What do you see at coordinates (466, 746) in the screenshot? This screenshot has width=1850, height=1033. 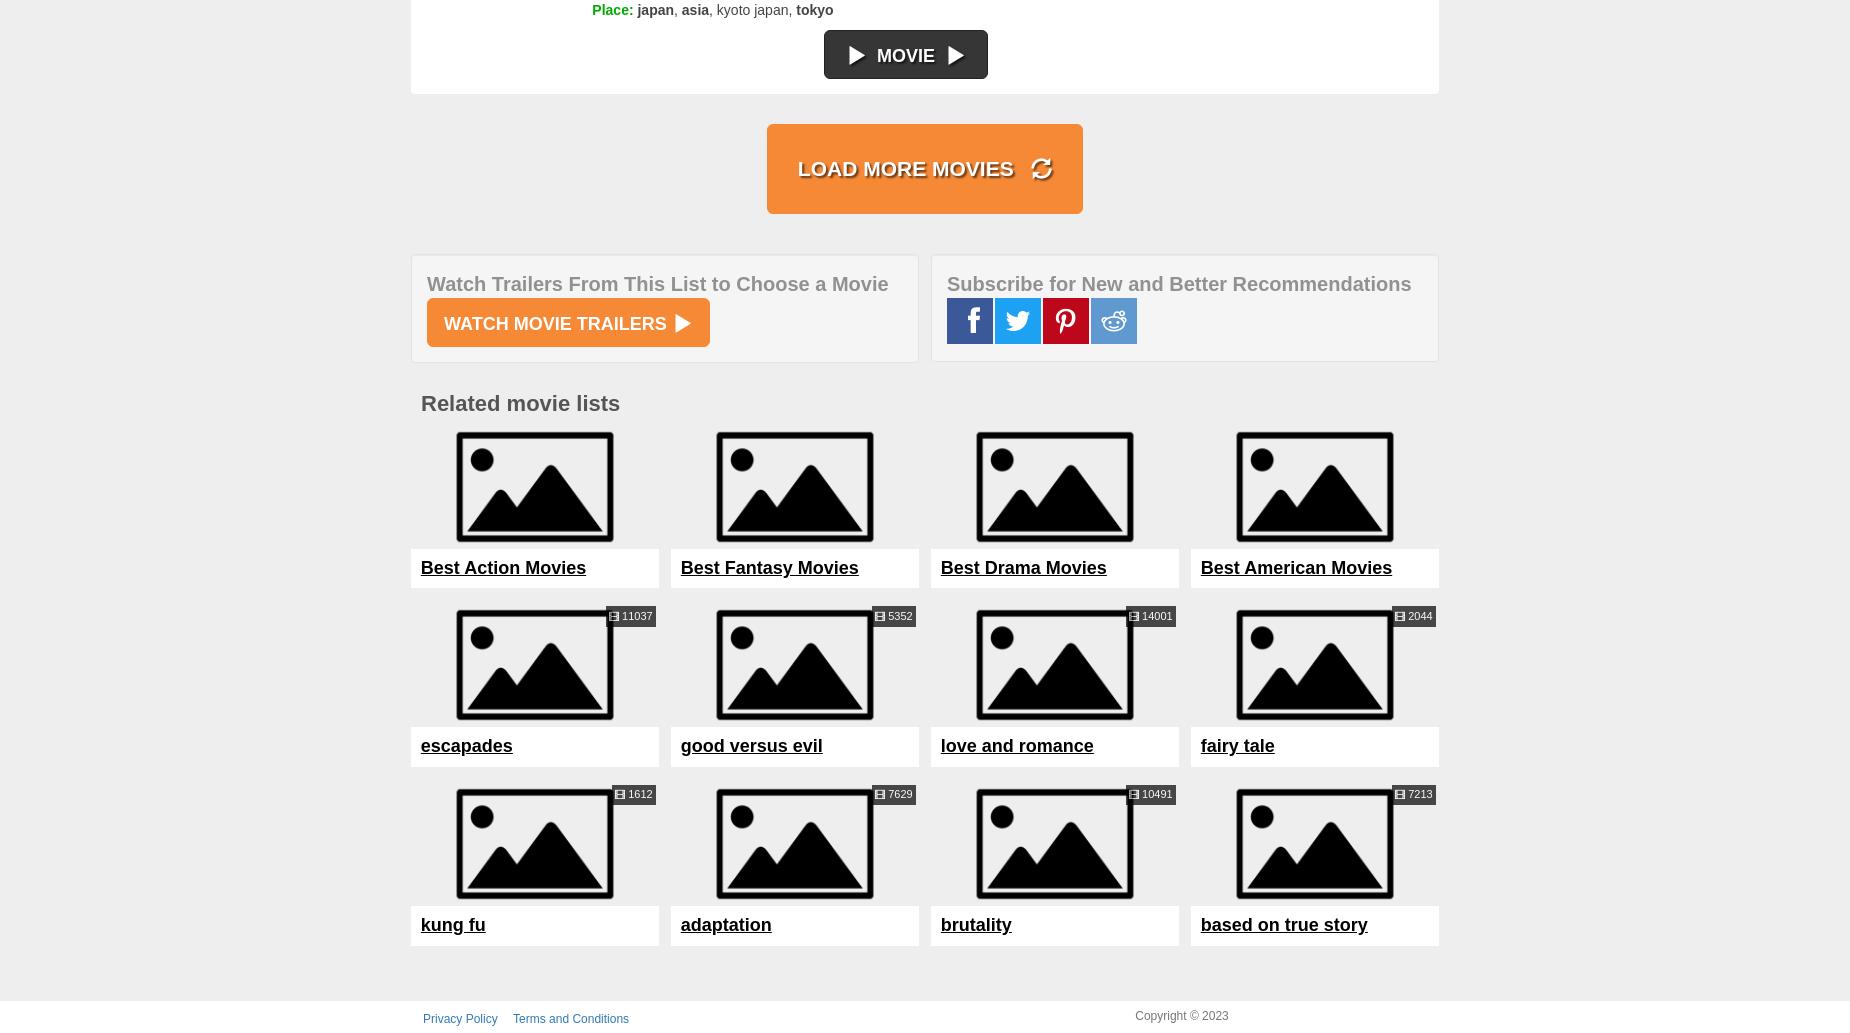 I see `'escapades'` at bounding box center [466, 746].